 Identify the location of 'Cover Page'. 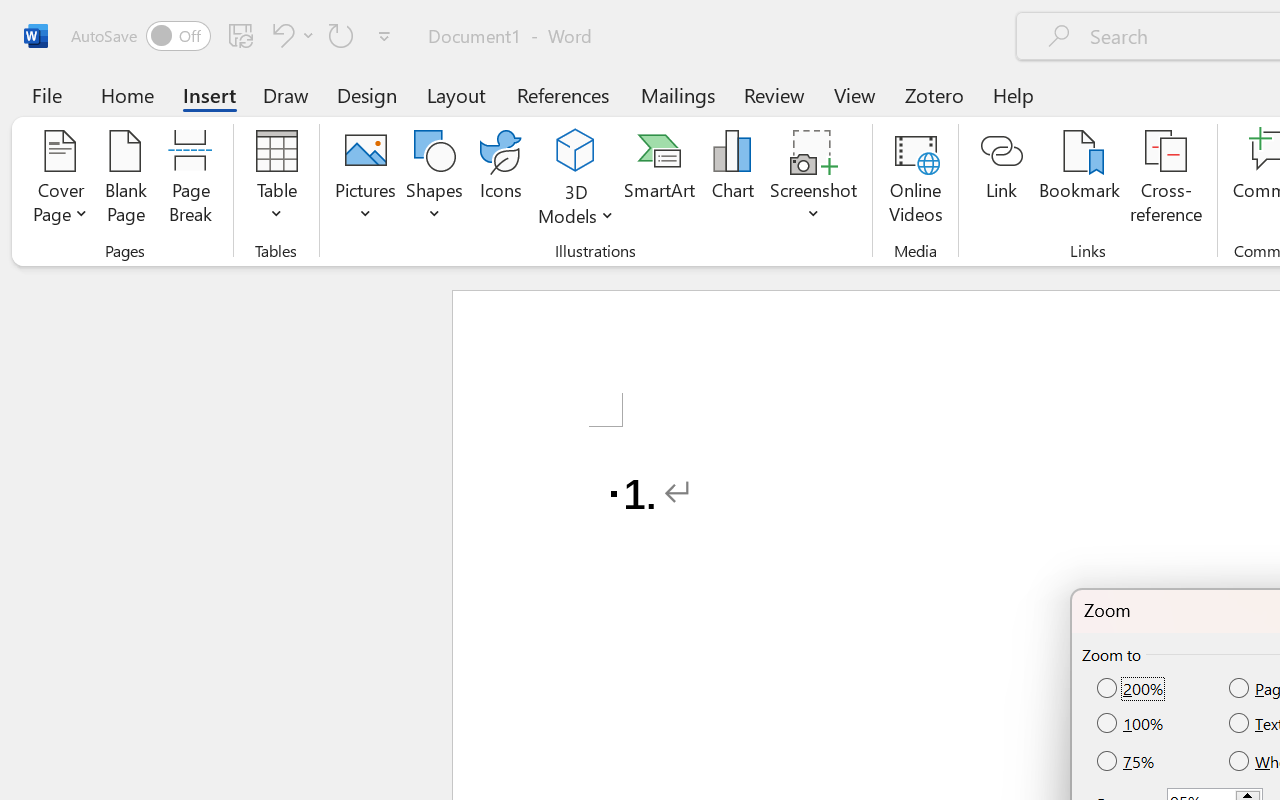
(60, 179).